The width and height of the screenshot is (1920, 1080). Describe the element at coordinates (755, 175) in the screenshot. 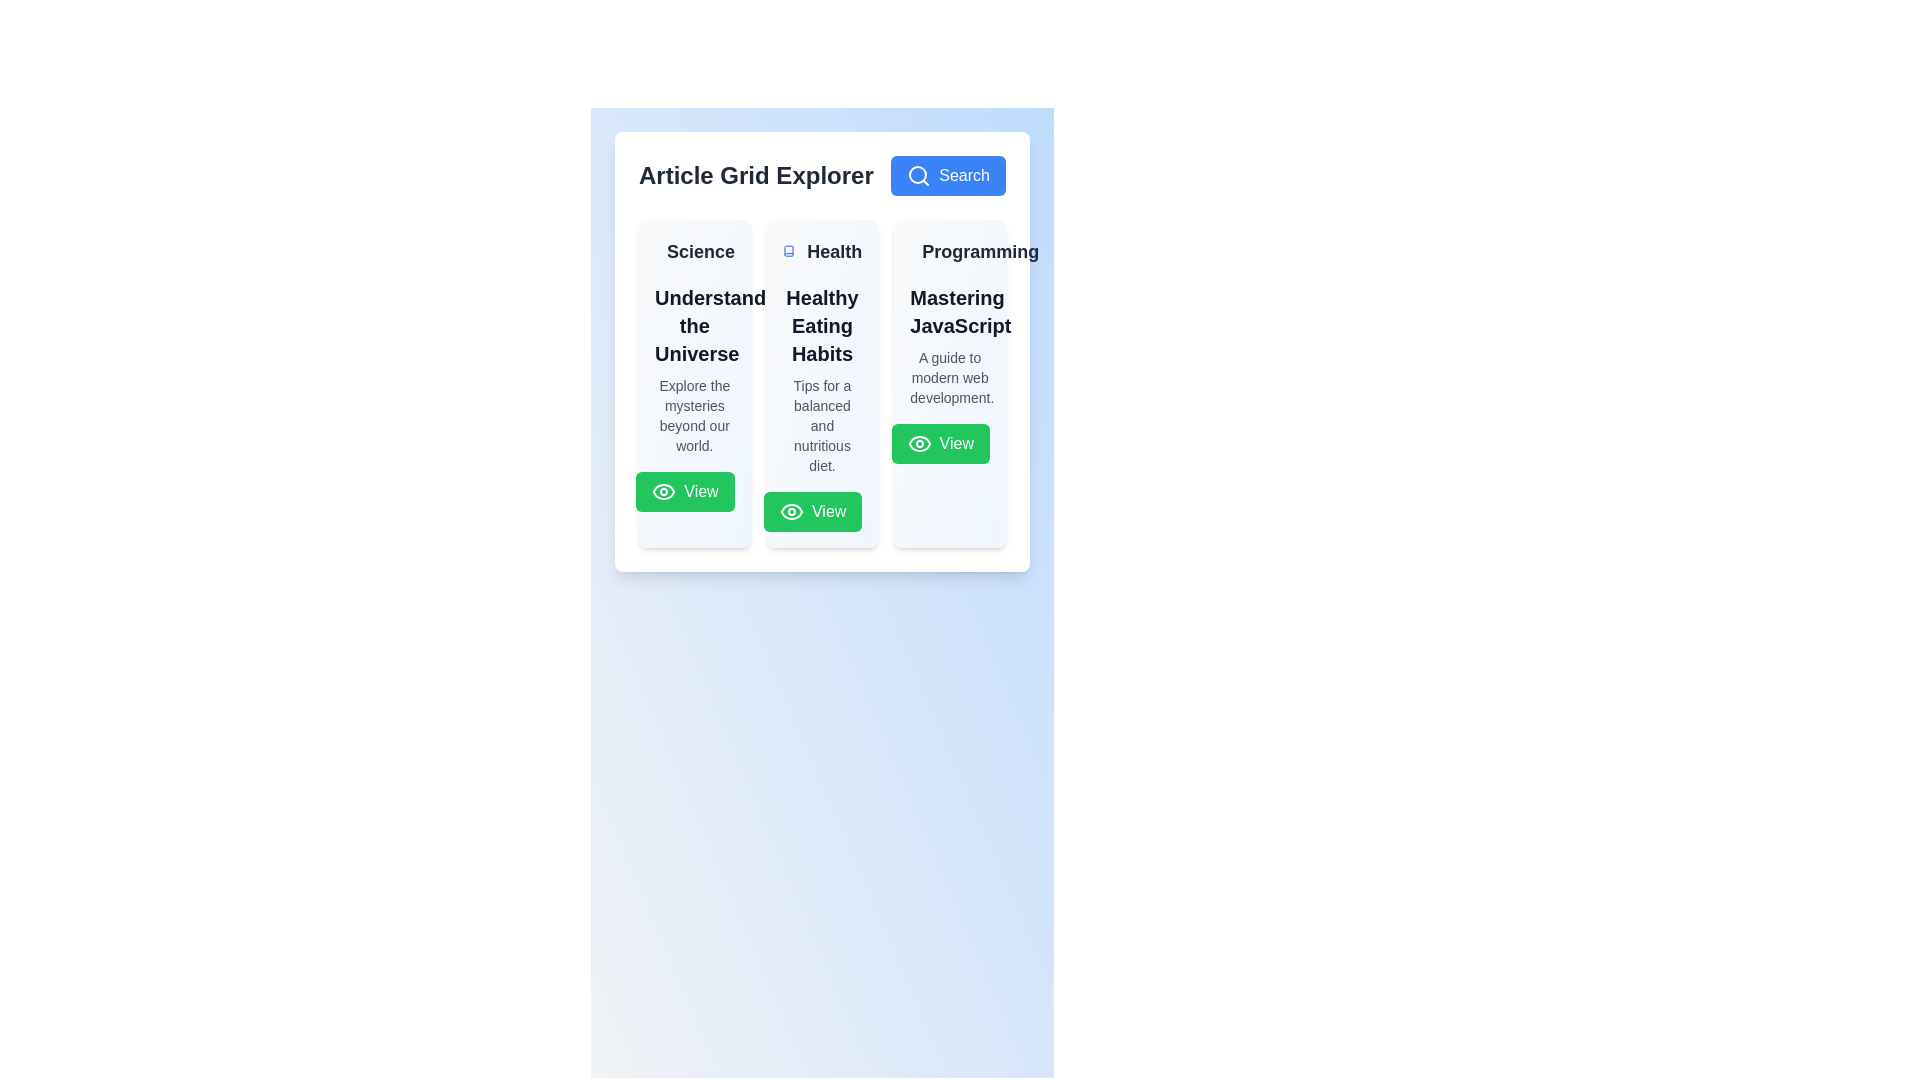

I see `the 'Article Grid Explorer' text label, which is a bold and large font size label displayed in dark gray color at the top of the layout` at that location.